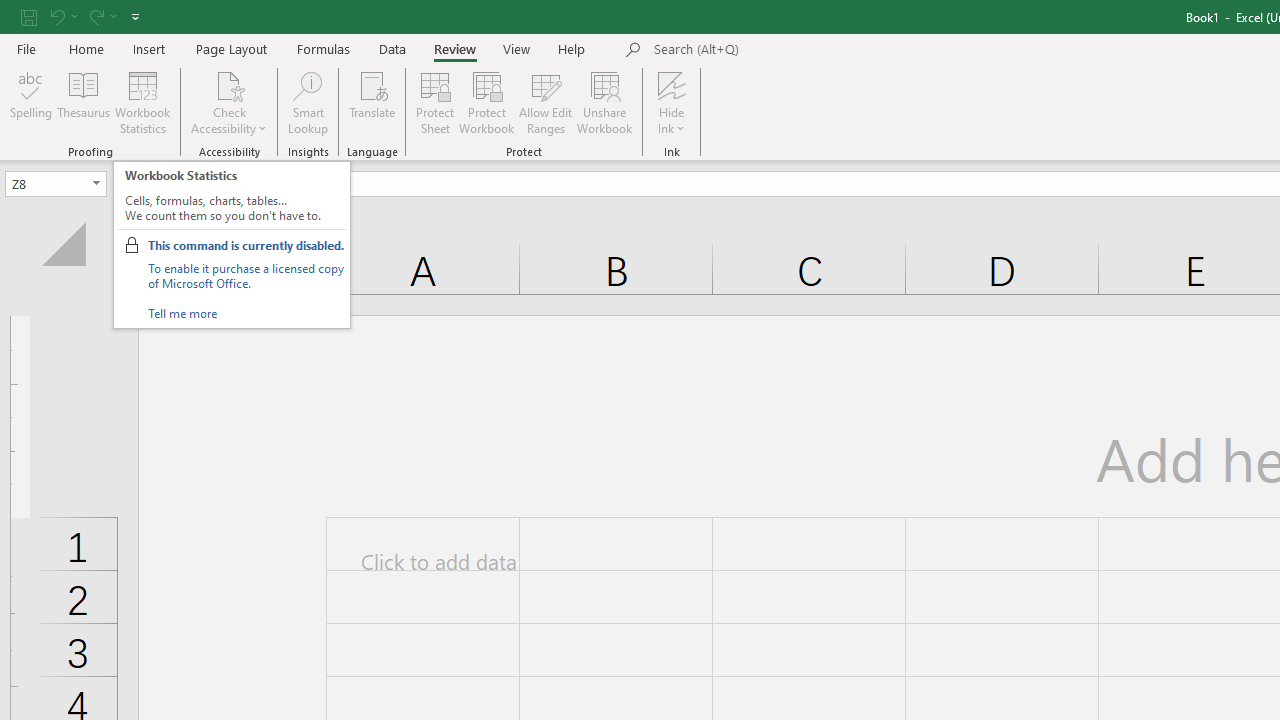 The width and height of the screenshot is (1280, 720). Describe the element at coordinates (434, 103) in the screenshot. I see `'Protect Sheet...'` at that location.